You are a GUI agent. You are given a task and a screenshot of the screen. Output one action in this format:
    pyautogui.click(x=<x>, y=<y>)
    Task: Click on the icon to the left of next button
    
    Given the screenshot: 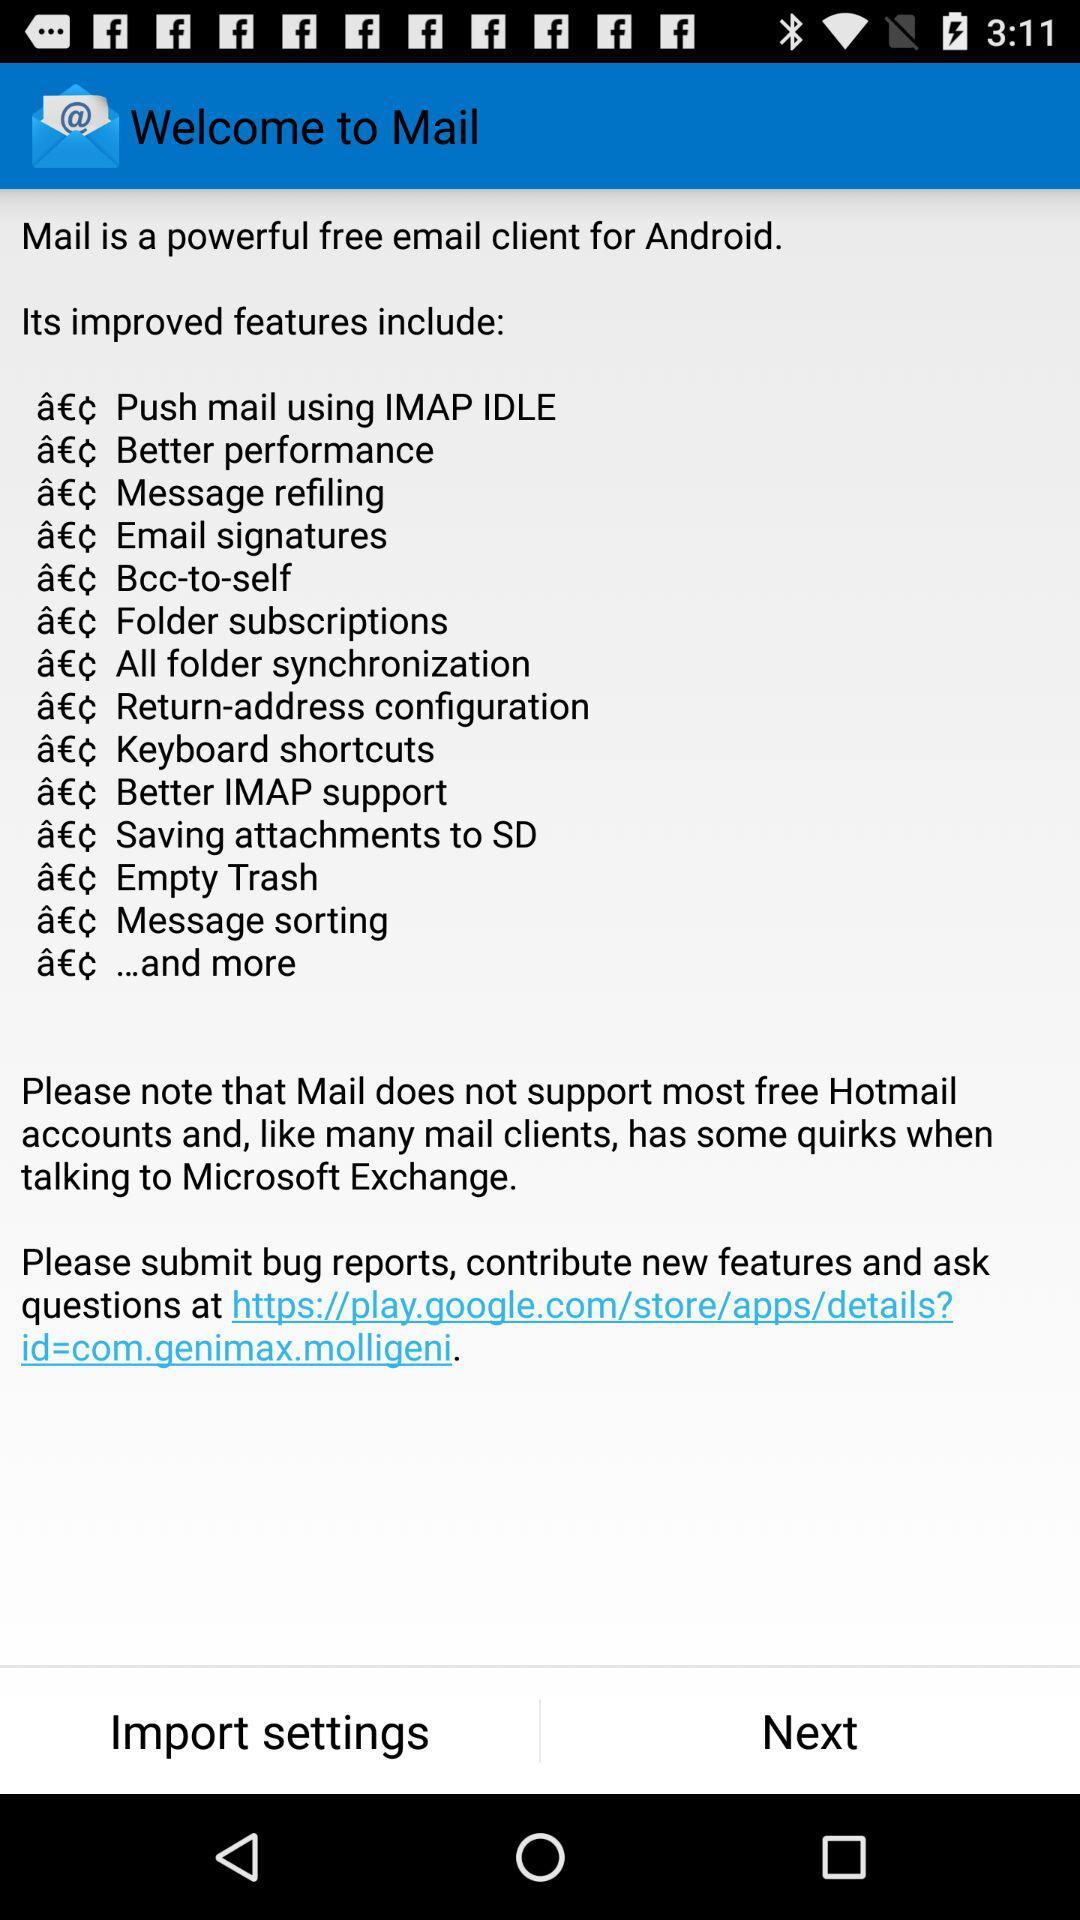 What is the action you would take?
    pyautogui.click(x=268, y=1730)
    